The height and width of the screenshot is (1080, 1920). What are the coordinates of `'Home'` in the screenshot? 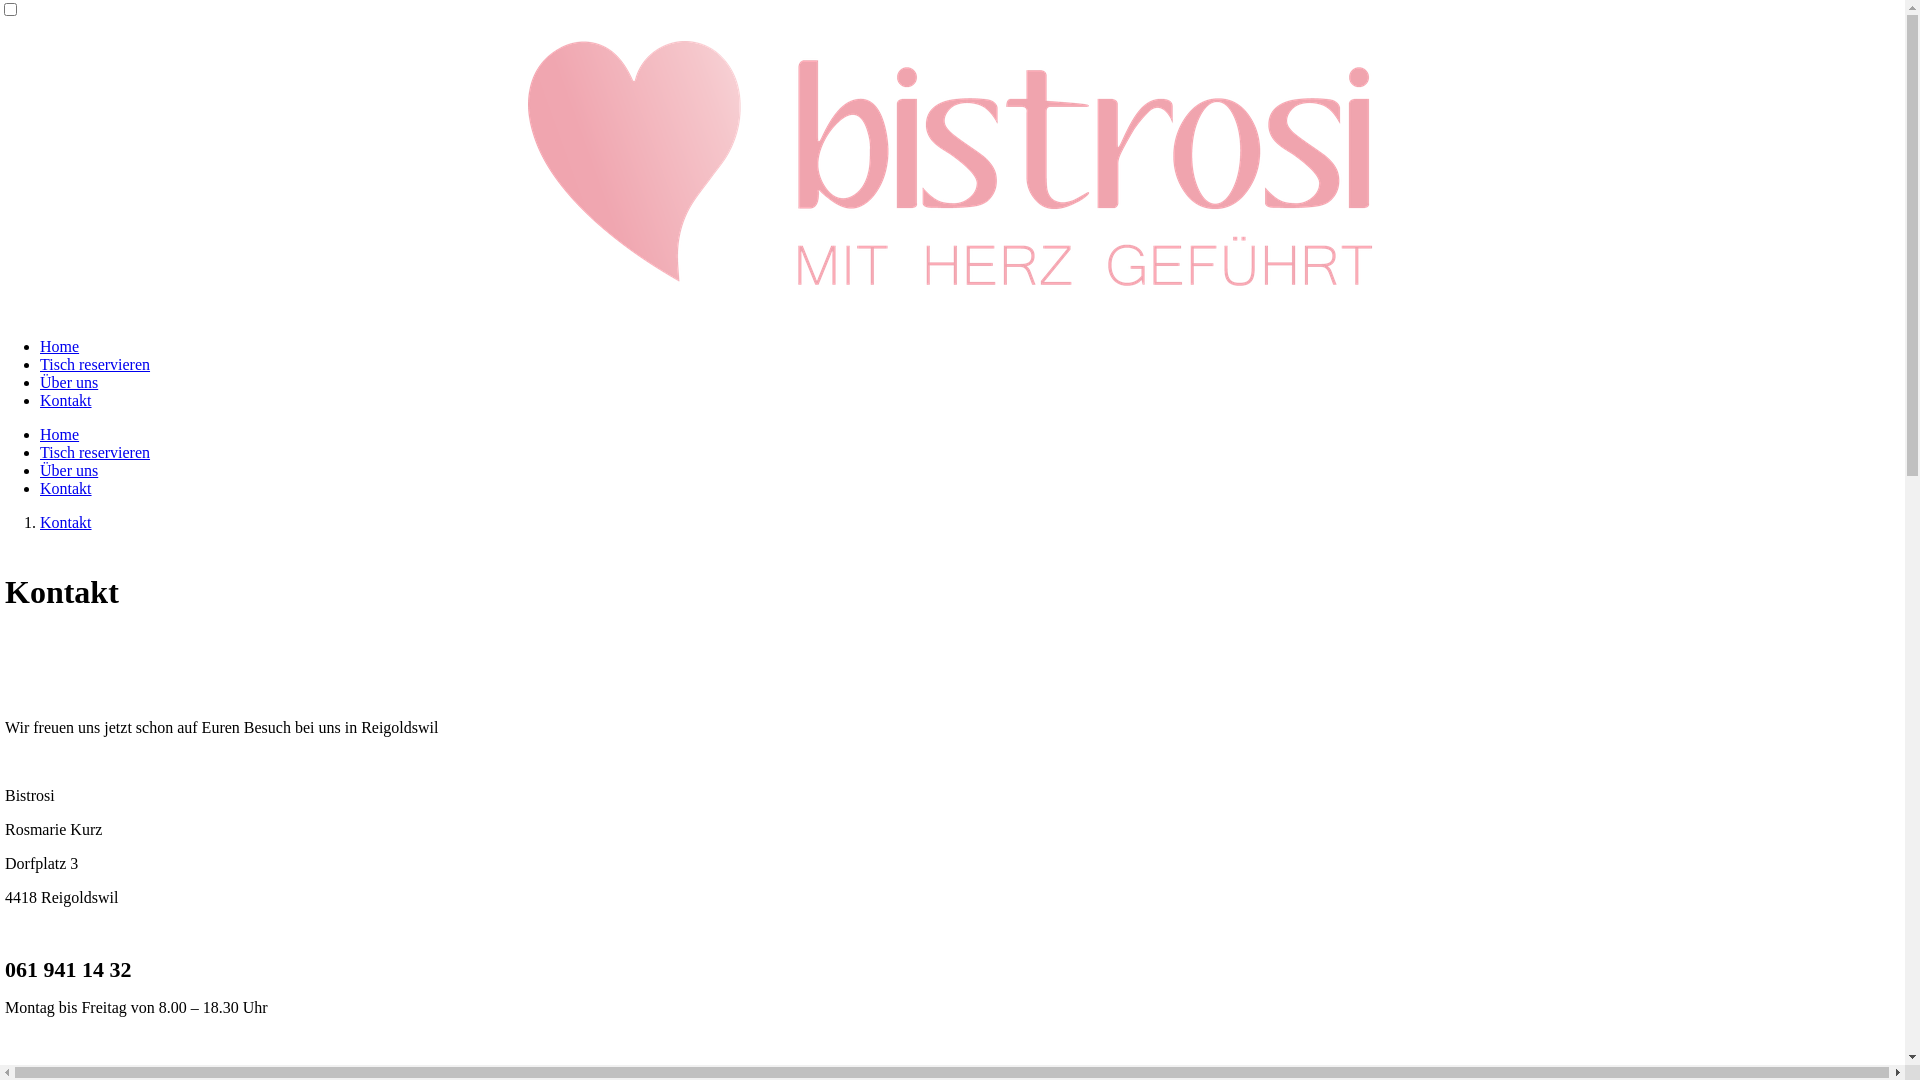 It's located at (59, 345).